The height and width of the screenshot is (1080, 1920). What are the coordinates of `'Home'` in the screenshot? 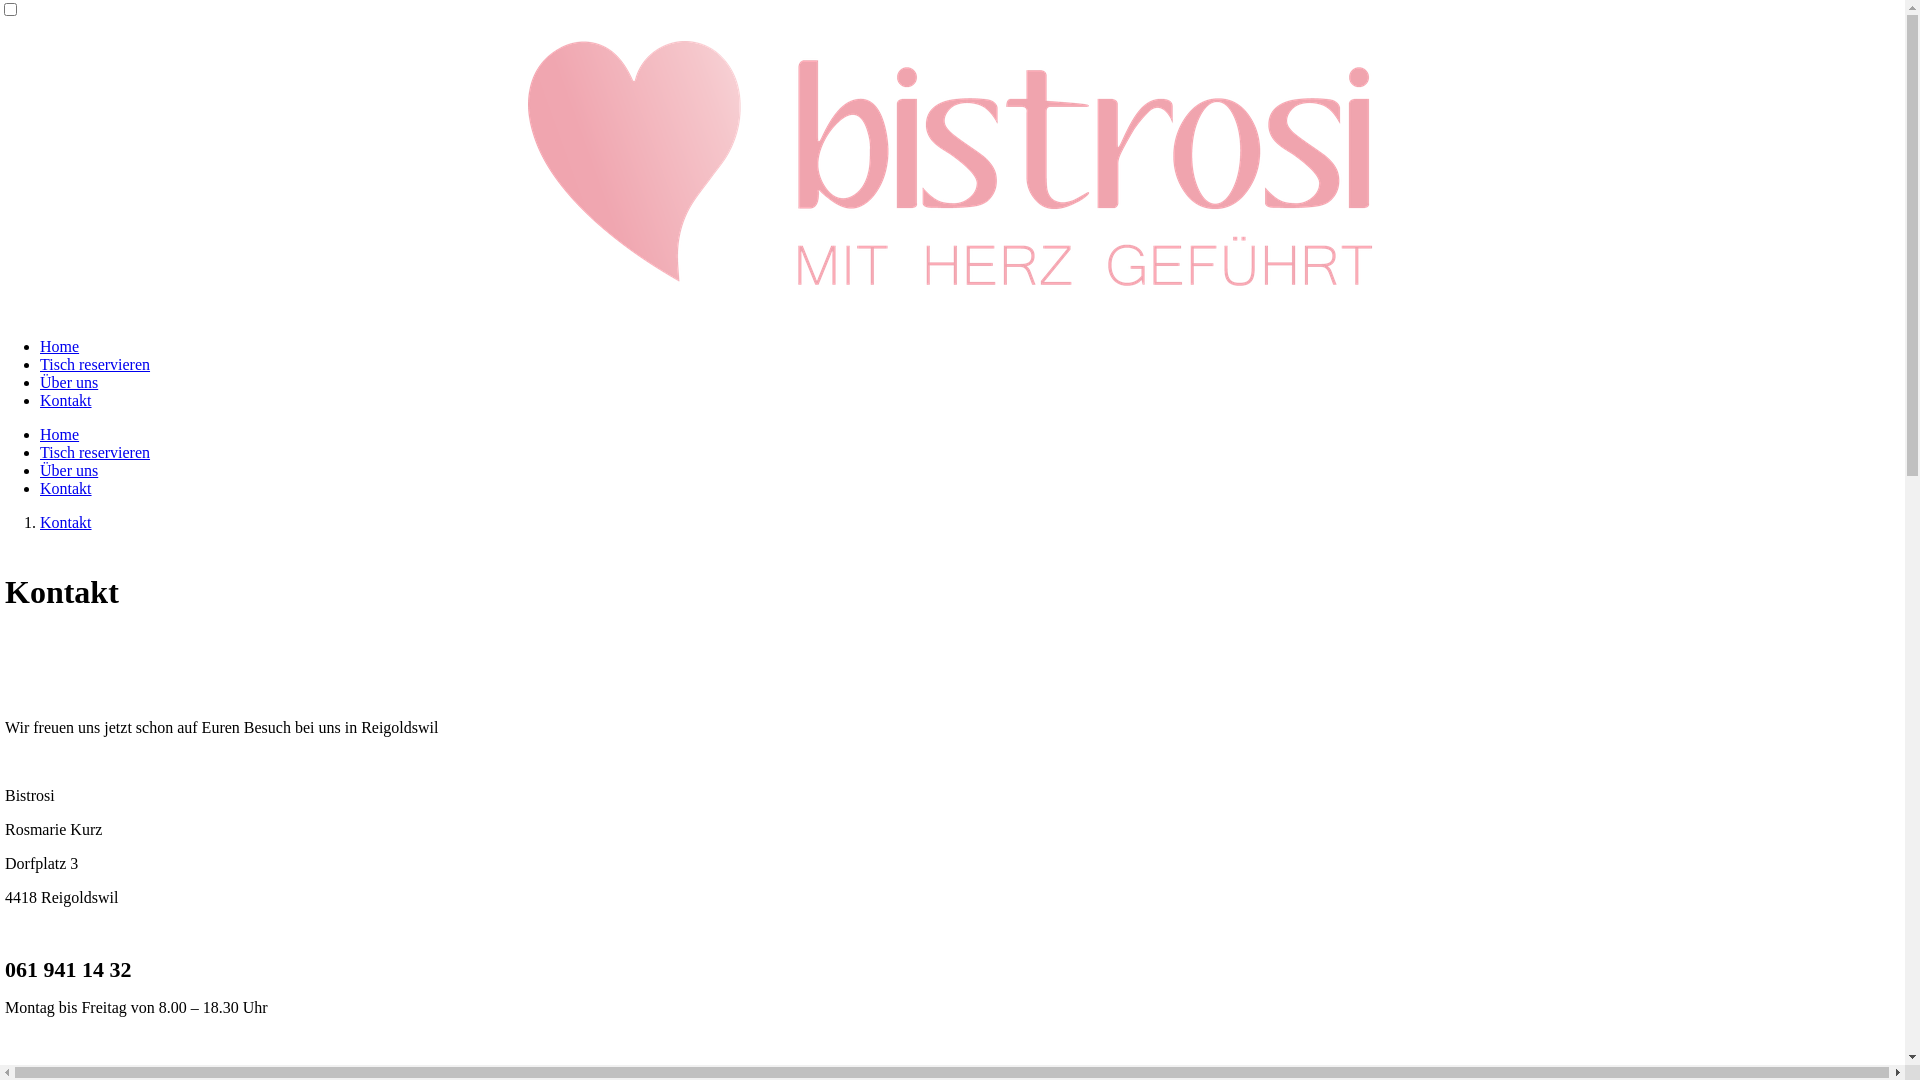 It's located at (59, 345).